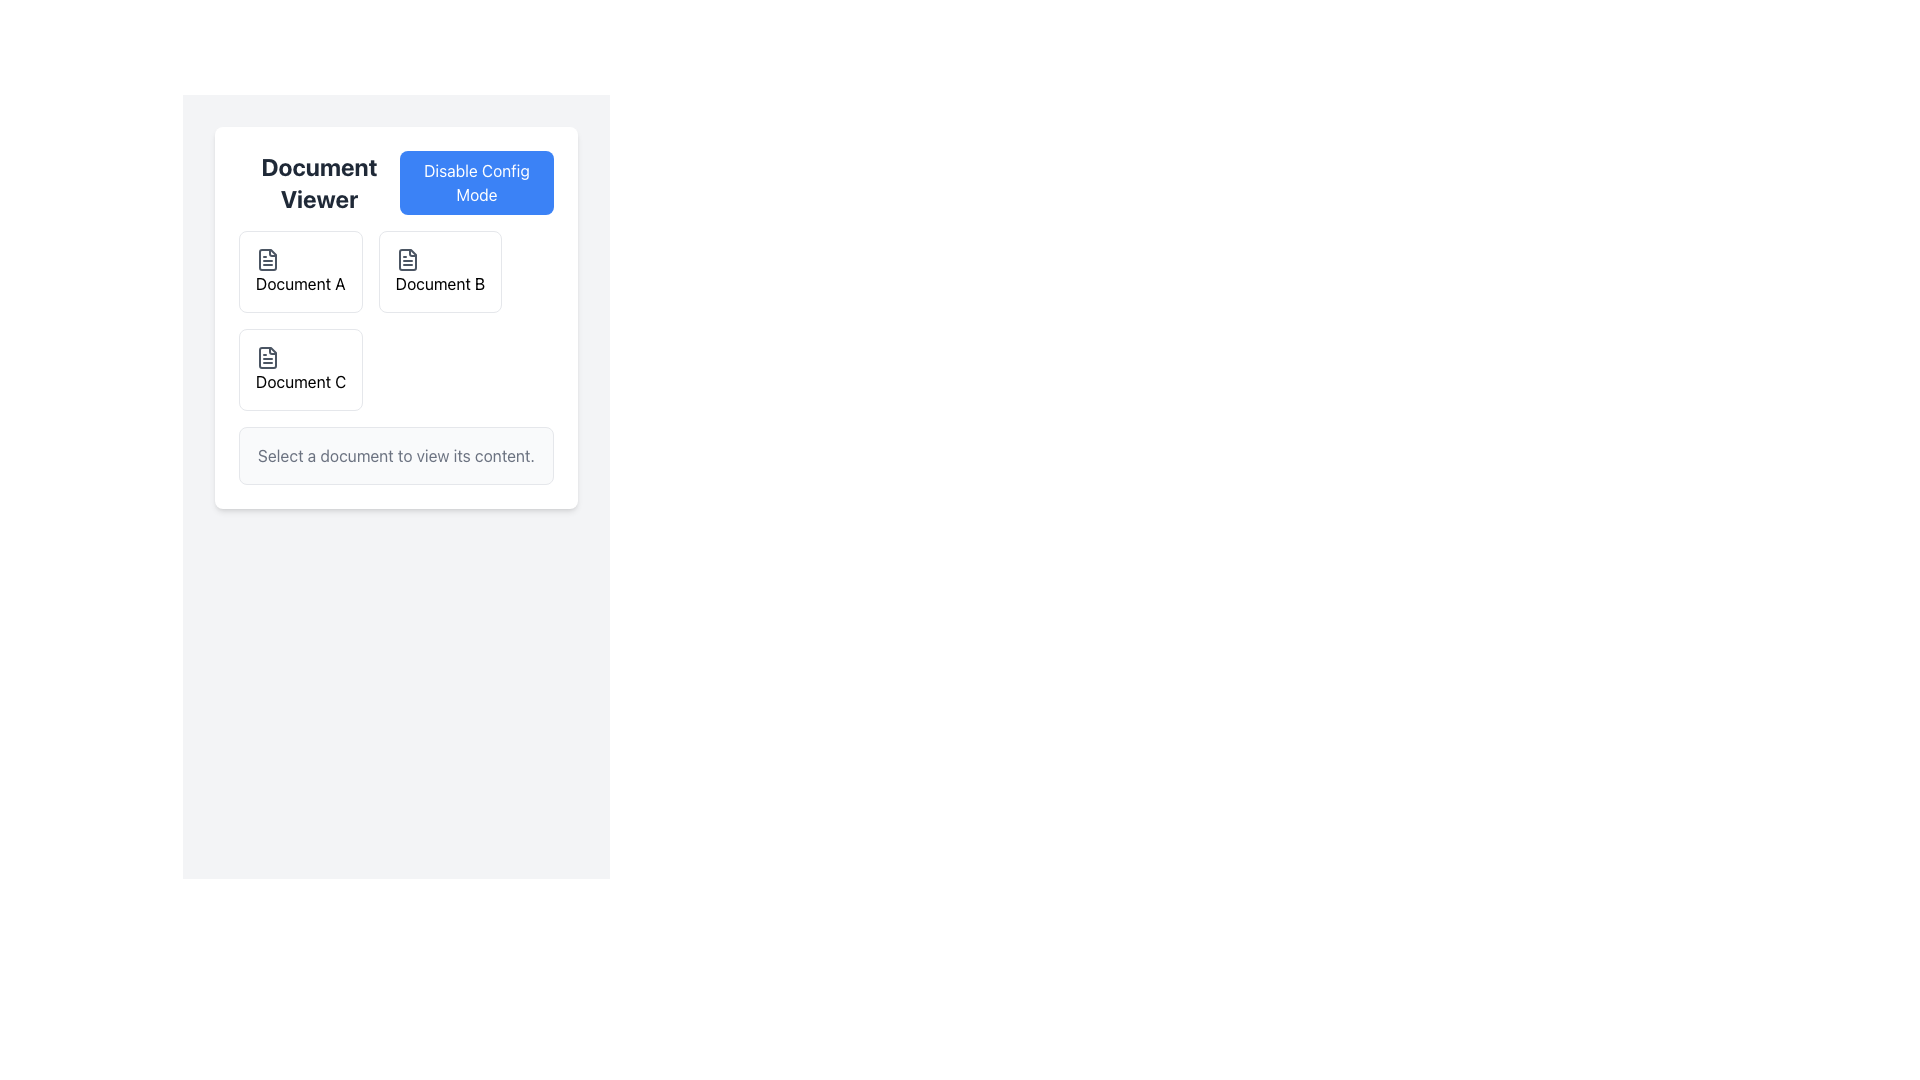  I want to click on heading text related to 'Document Viewer', located to the left of the blue button labeled 'Disable Config Mode', so click(318, 182).